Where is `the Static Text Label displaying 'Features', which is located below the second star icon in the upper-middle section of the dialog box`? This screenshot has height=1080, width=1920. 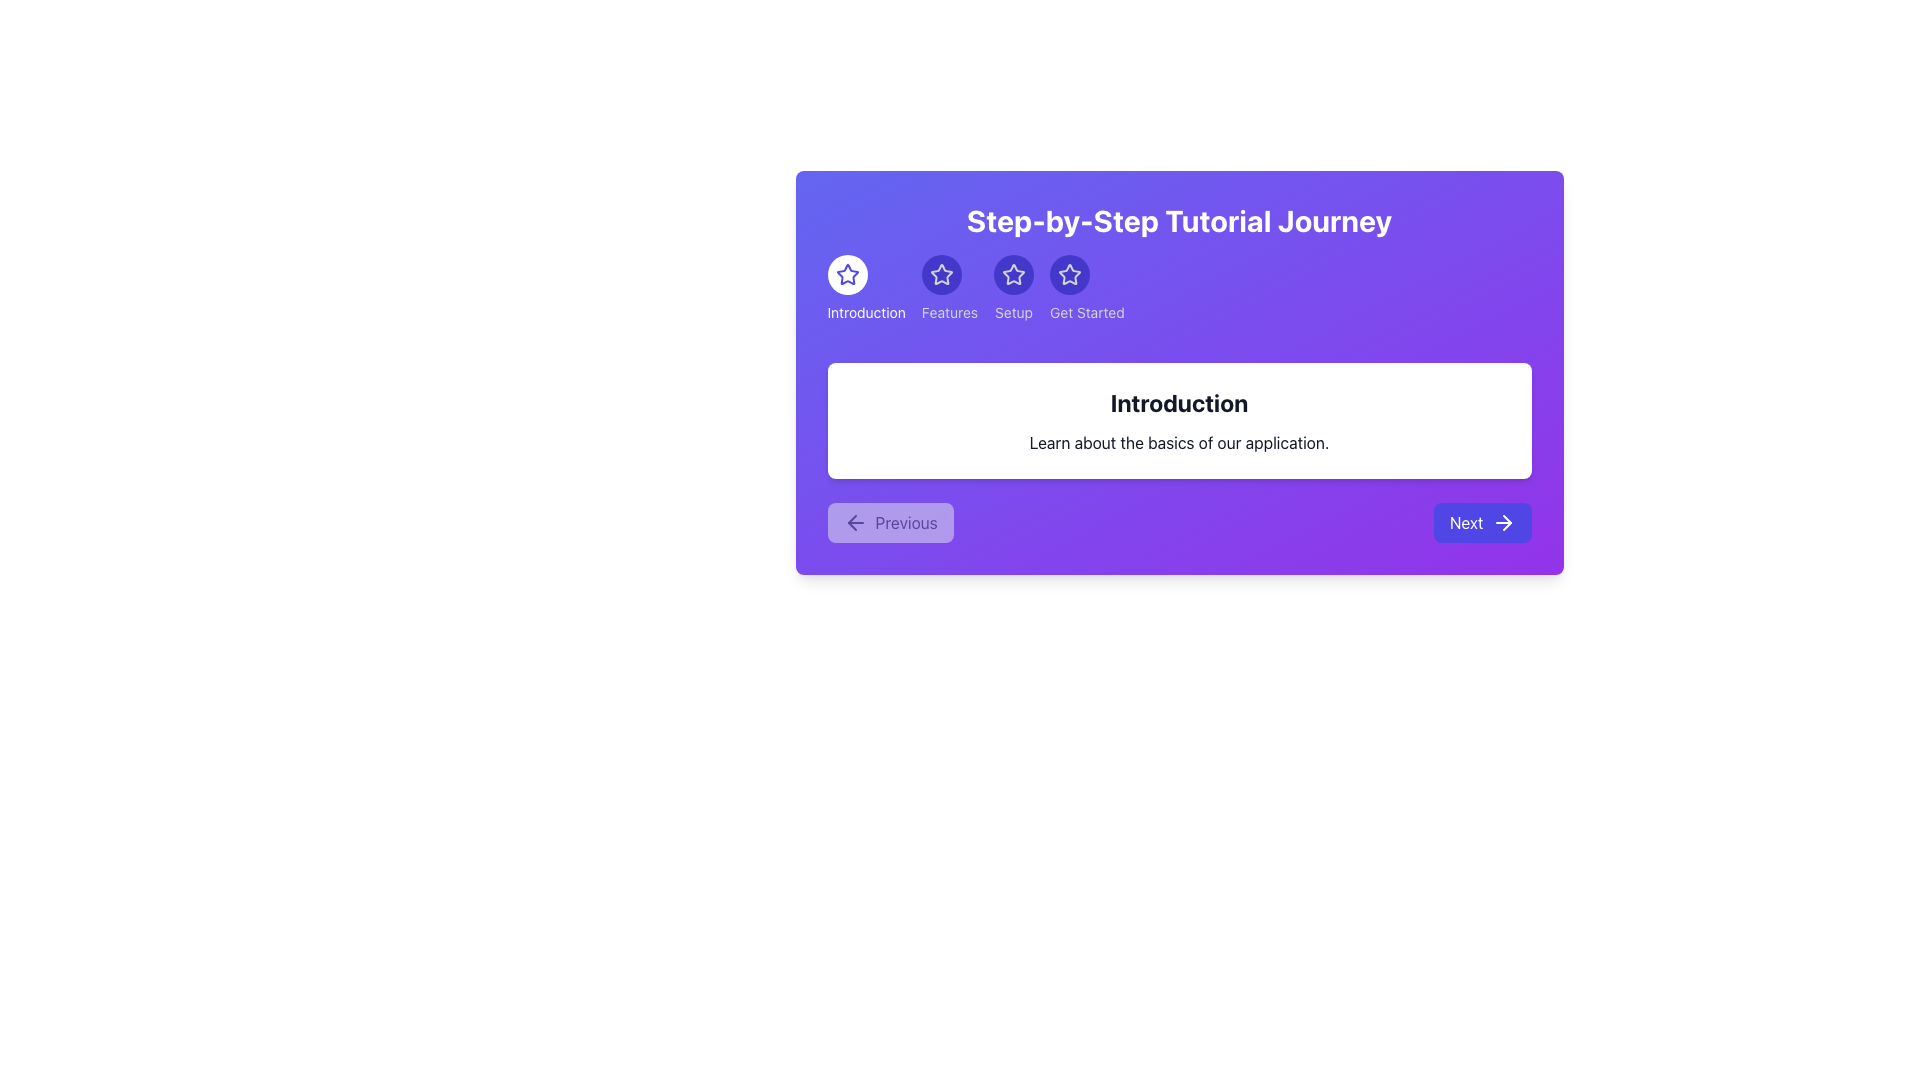
the Static Text Label displaying 'Features', which is located below the second star icon in the upper-middle section of the dialog box is located at coordinates (949, 312).